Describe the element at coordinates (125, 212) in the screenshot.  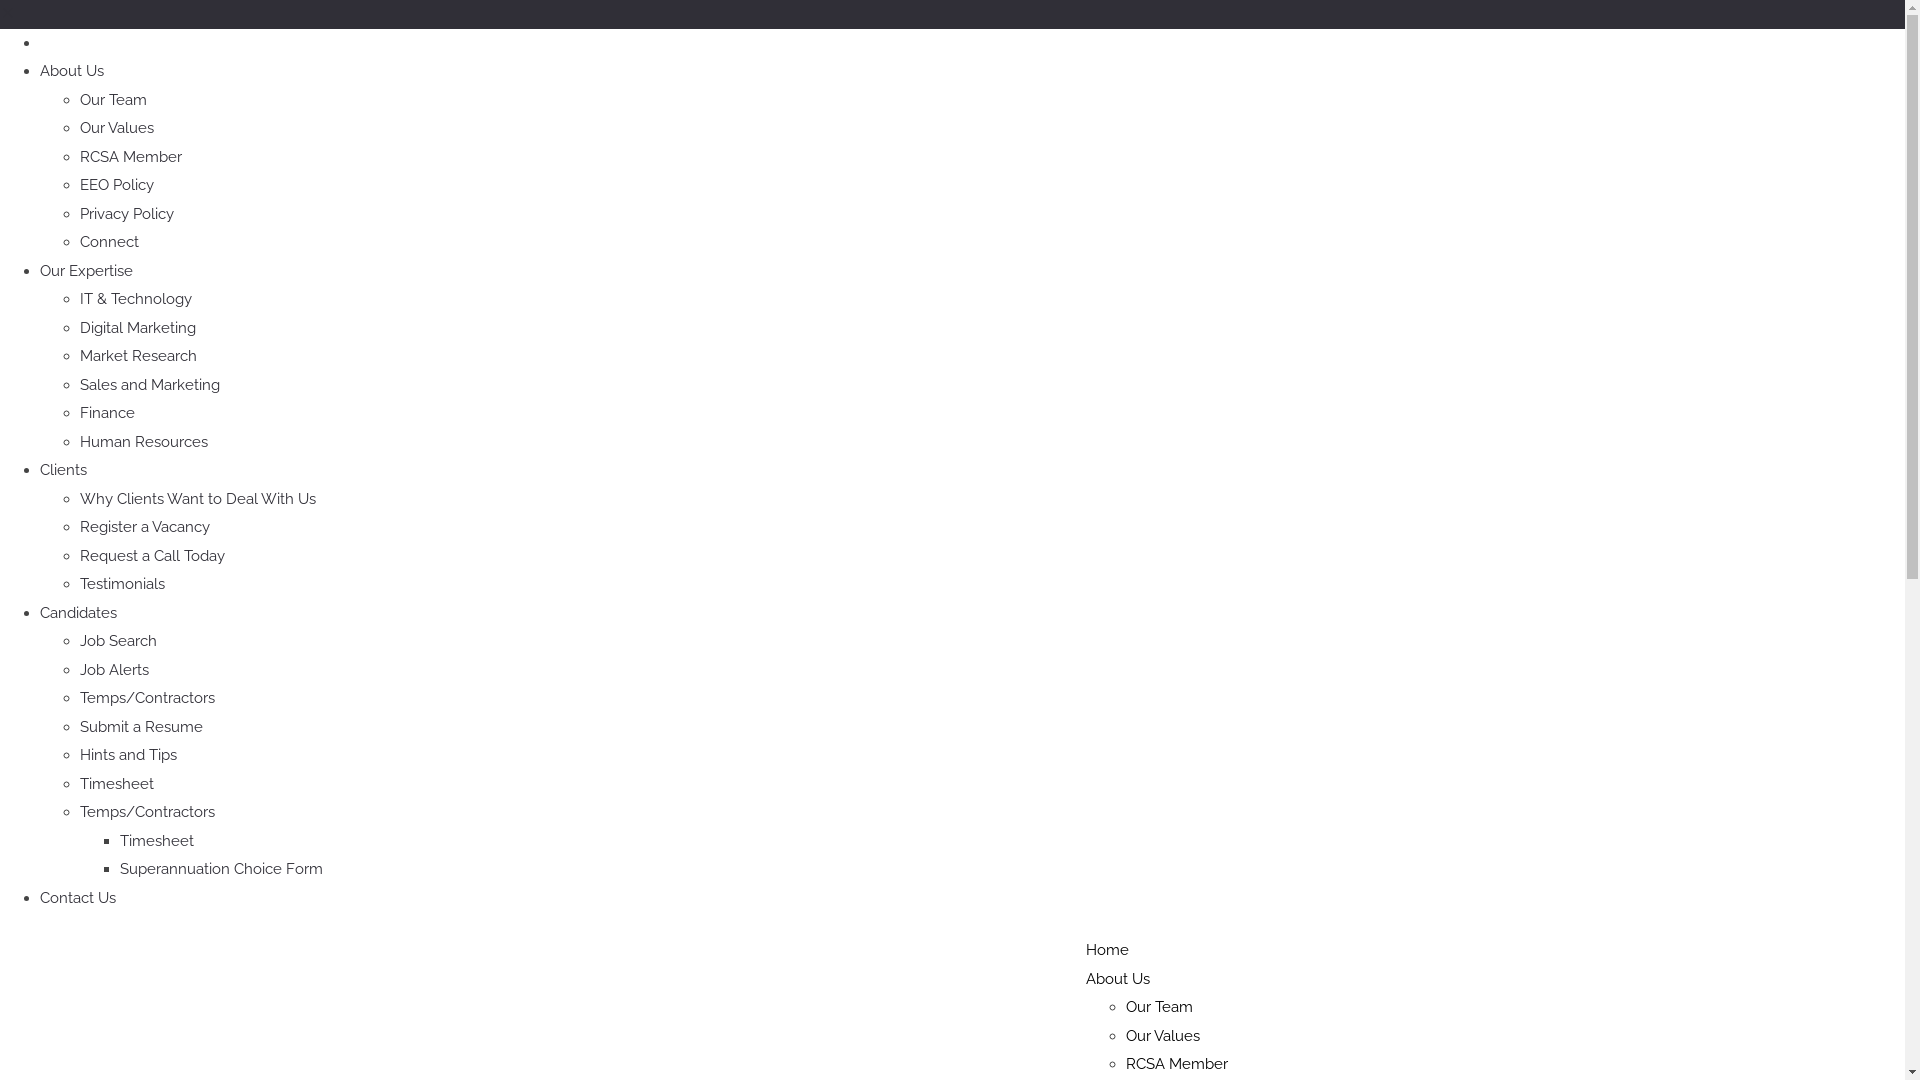
I see `'Privacy Policy'` at that location.